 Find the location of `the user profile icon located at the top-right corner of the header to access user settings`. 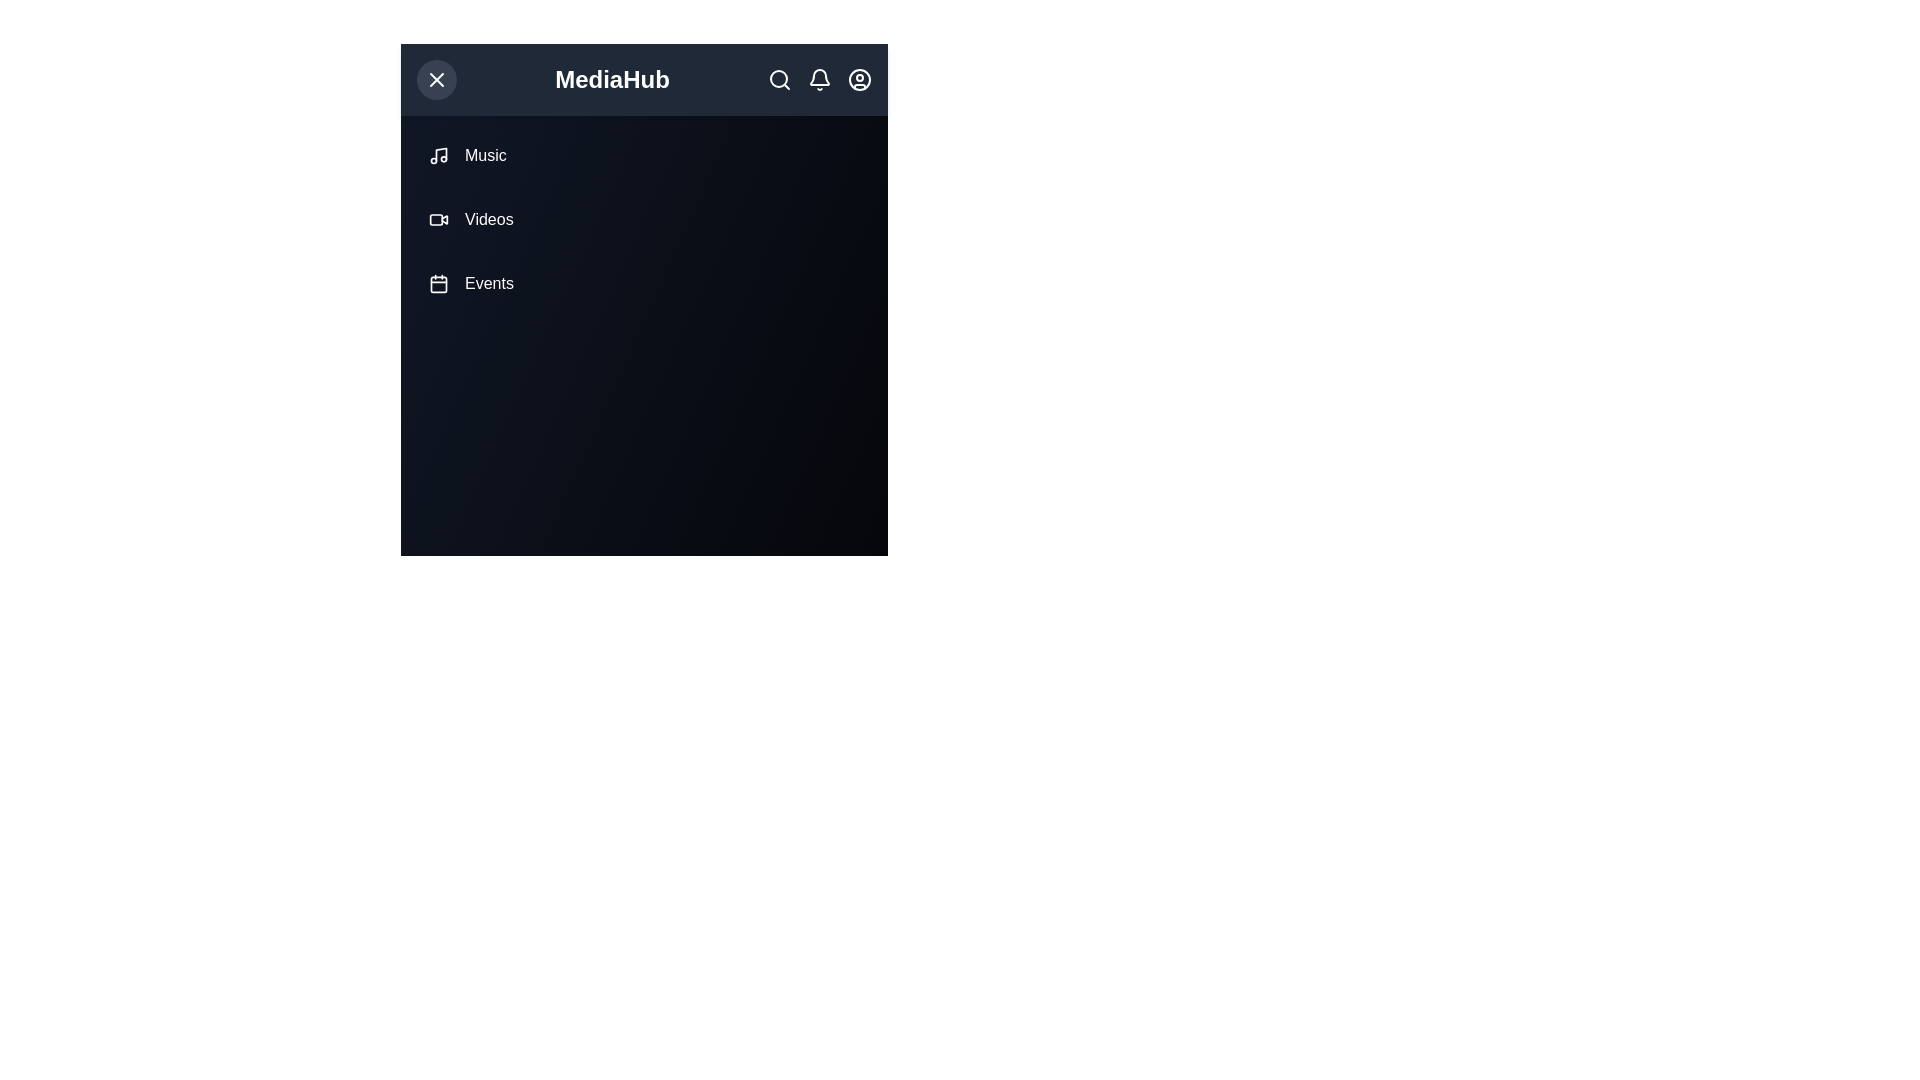

the user profile icon located at the top-right corner of the header to access user settings is located at coordinates (859, 79).